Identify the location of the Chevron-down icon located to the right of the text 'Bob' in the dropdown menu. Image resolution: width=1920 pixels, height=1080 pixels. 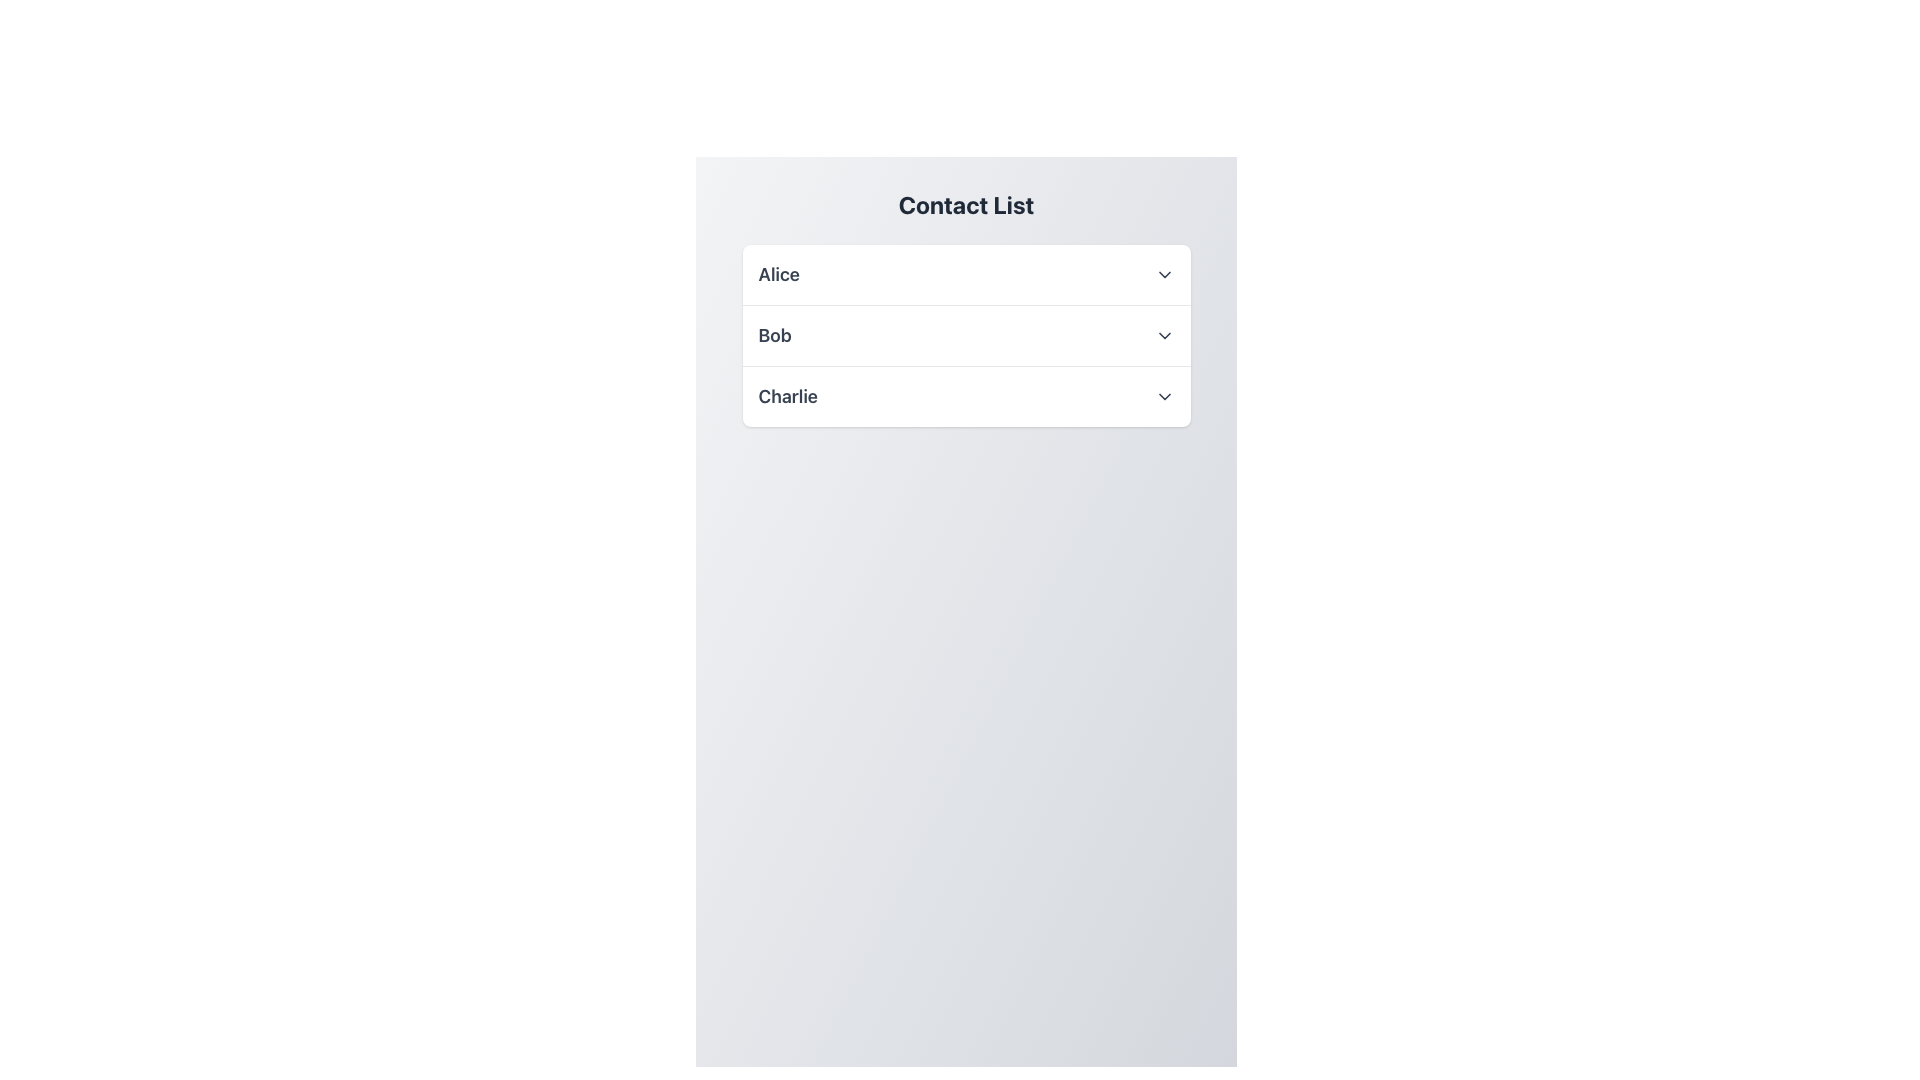
(1164, 334).